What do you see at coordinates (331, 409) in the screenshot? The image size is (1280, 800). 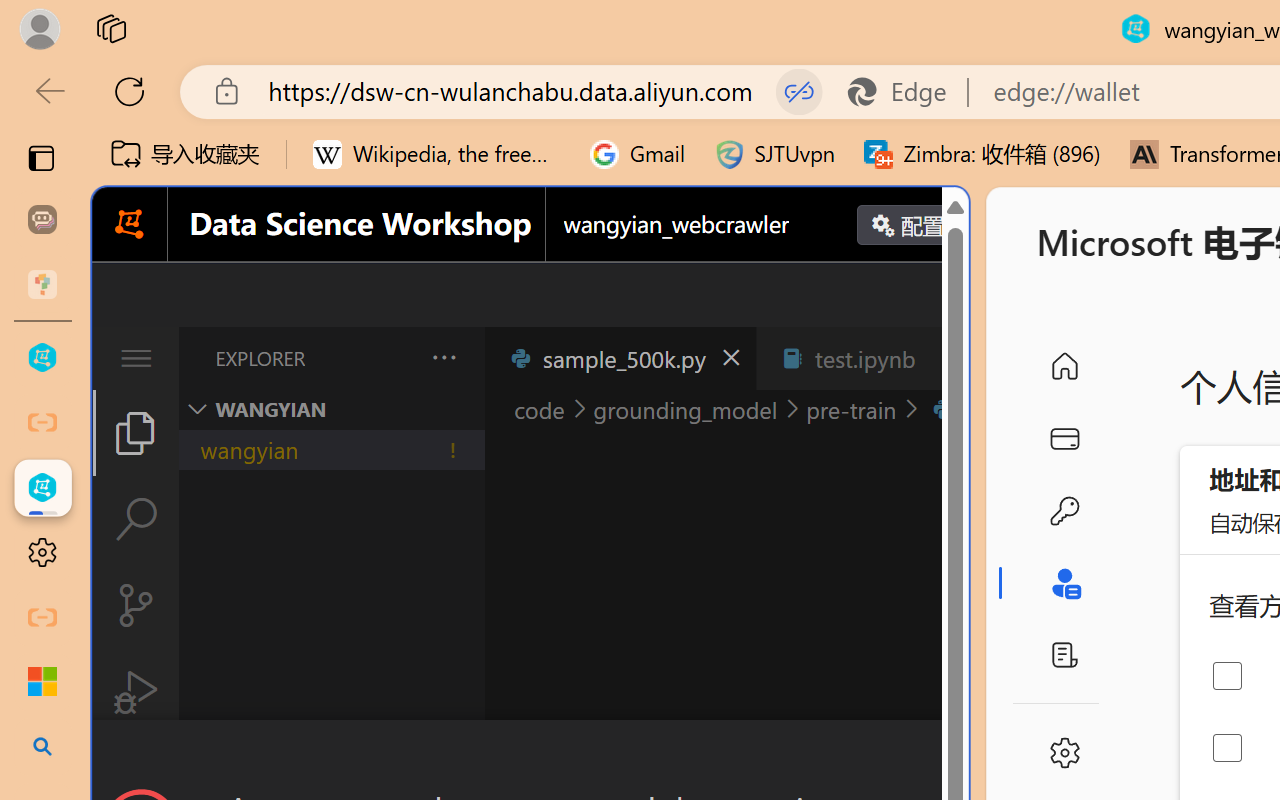 I see `'Explorer Section: wangyian'` at bounding box center [331, 409].